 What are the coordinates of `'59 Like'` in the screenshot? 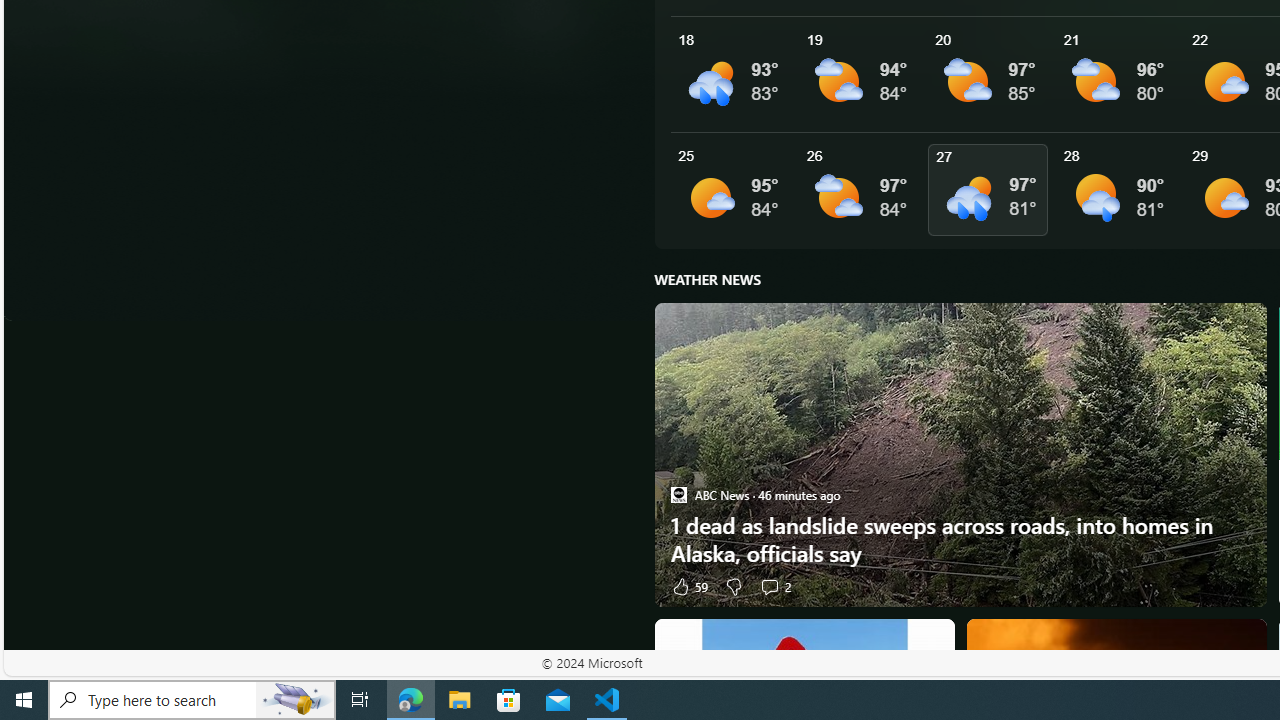 It's located at (688, 585).